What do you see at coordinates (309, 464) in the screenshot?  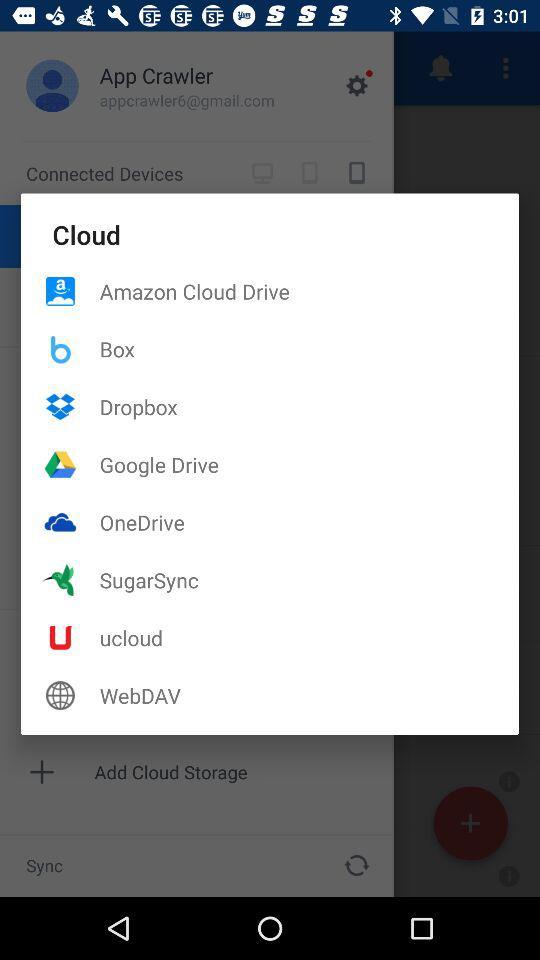 I see `the google drive` at bounding box center [309, 464].